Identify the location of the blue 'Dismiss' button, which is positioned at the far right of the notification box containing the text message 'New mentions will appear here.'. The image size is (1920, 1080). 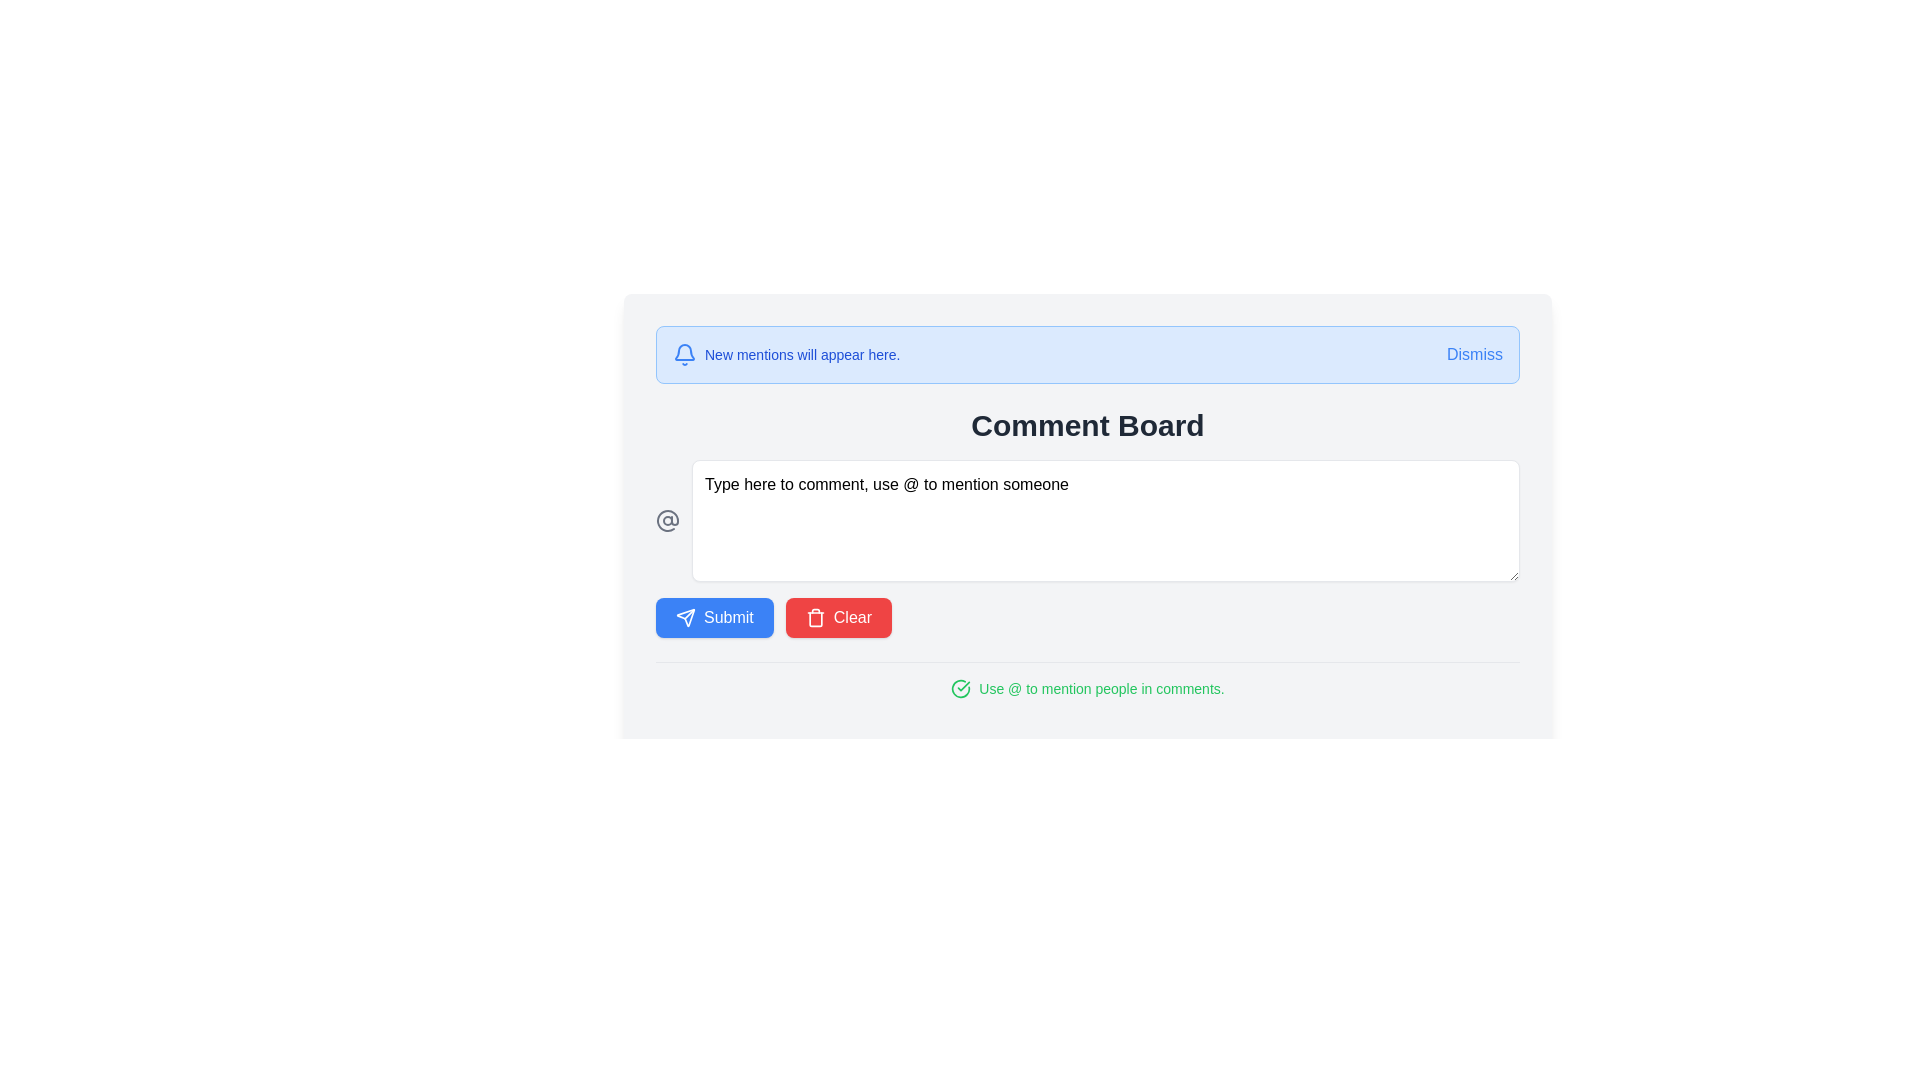
(1474, 353).